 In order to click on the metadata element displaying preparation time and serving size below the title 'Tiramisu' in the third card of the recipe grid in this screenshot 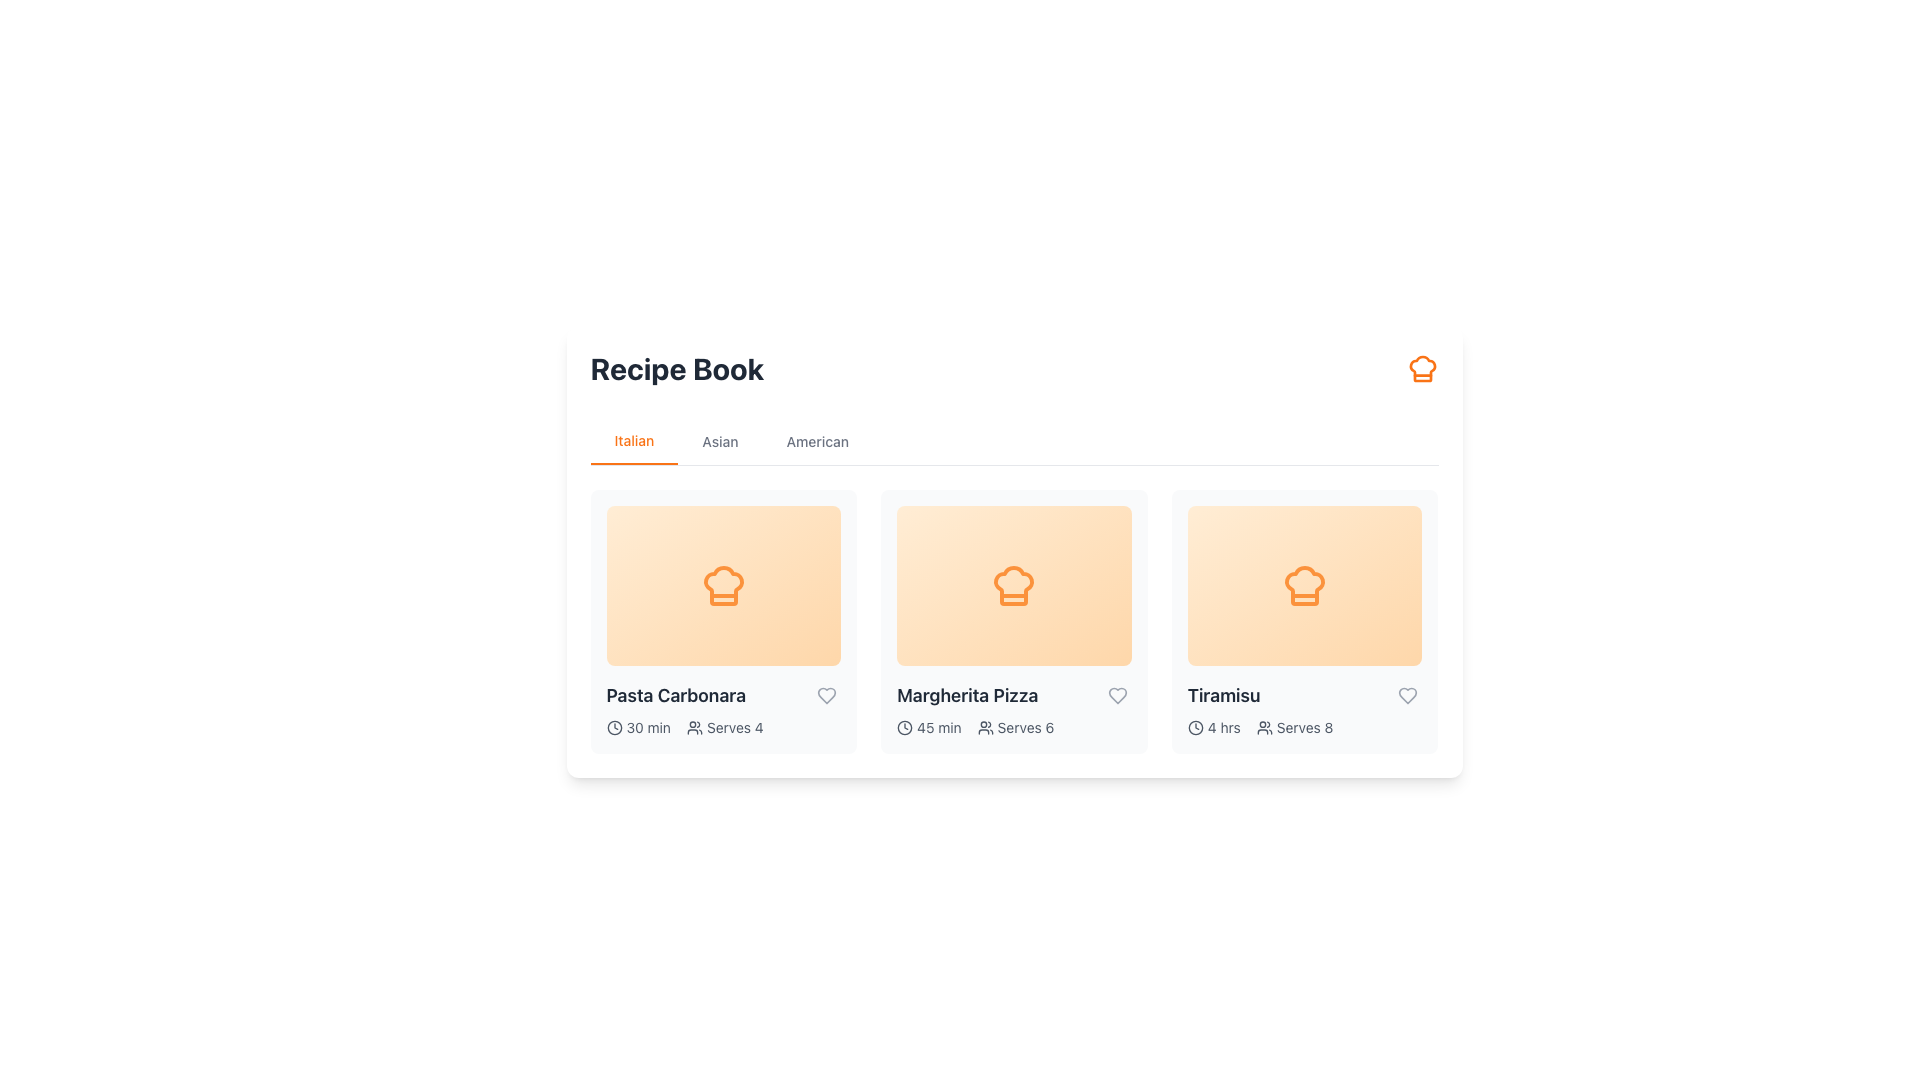, I will do `click(1305, 728)`.